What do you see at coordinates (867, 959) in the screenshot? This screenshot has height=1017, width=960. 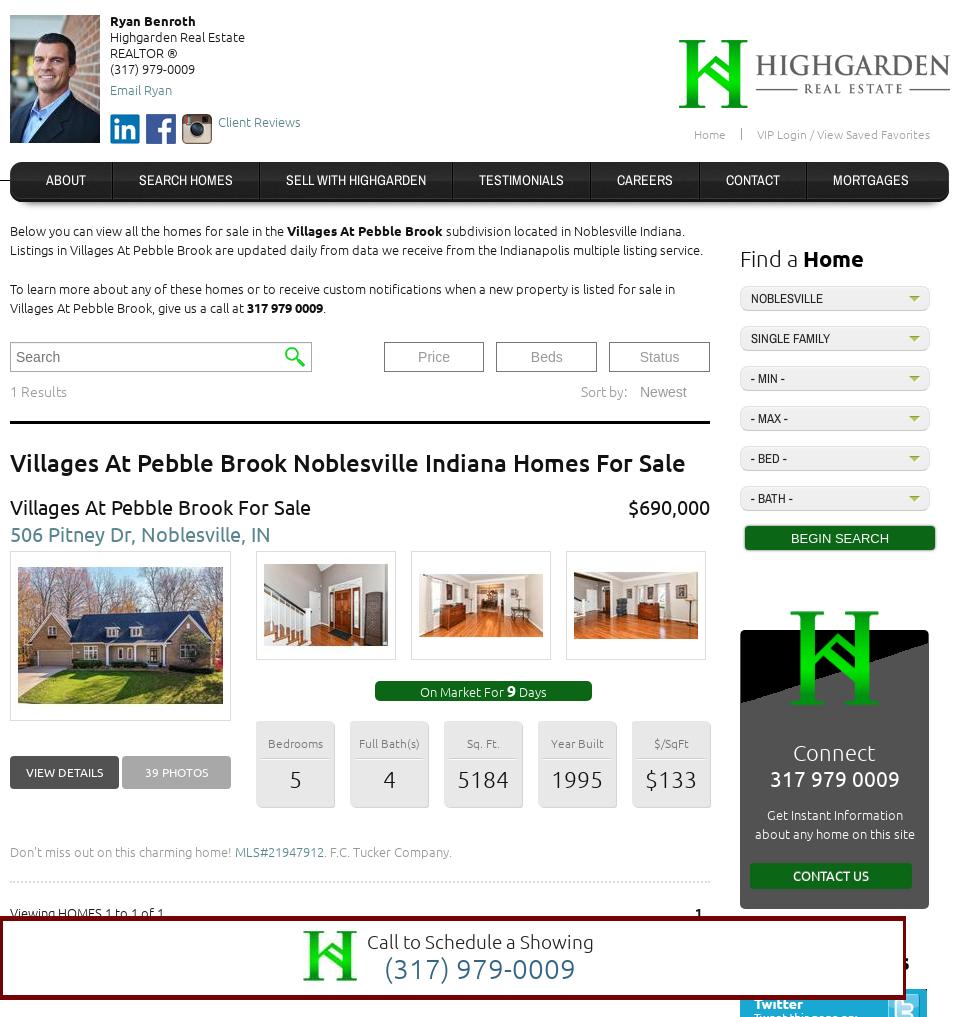 I see `'With Us'` at bounding box center [867, 959].